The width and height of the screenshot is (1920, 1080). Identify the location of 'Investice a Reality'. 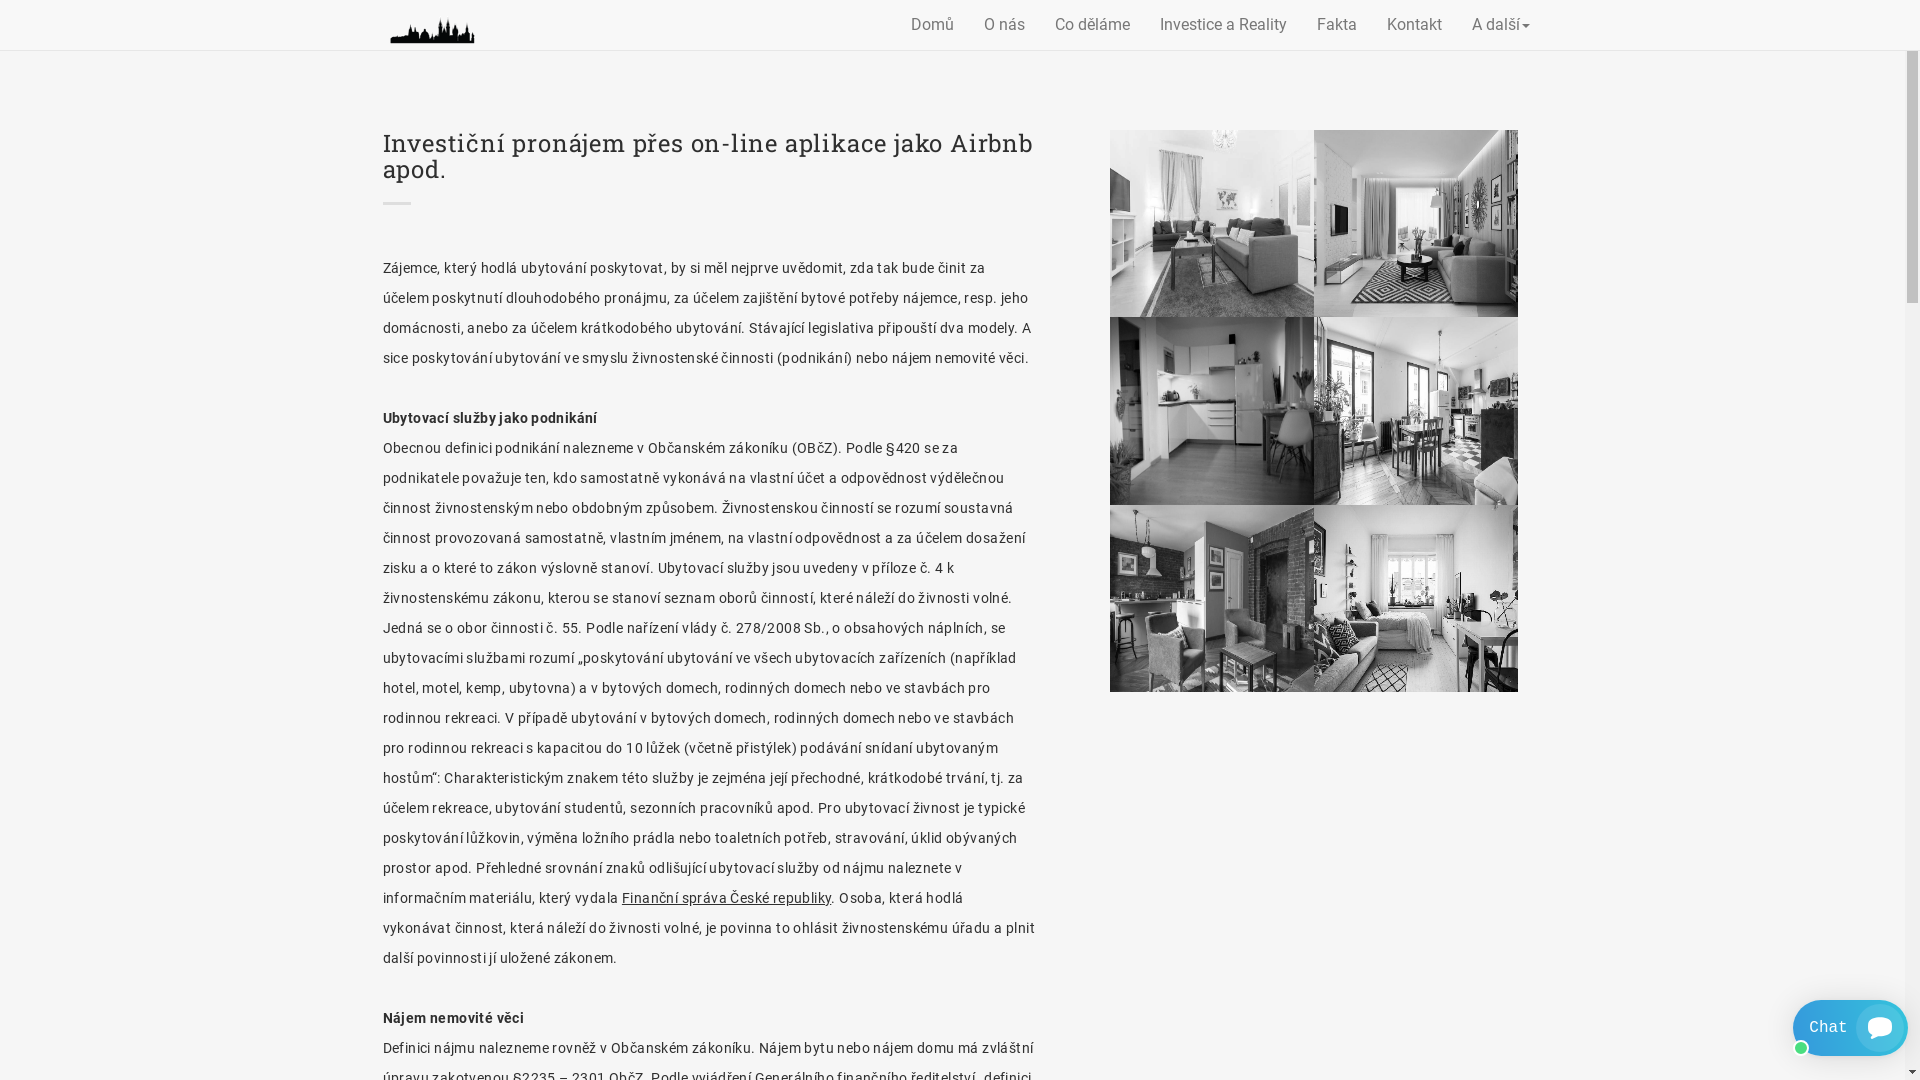
(1145, 24).